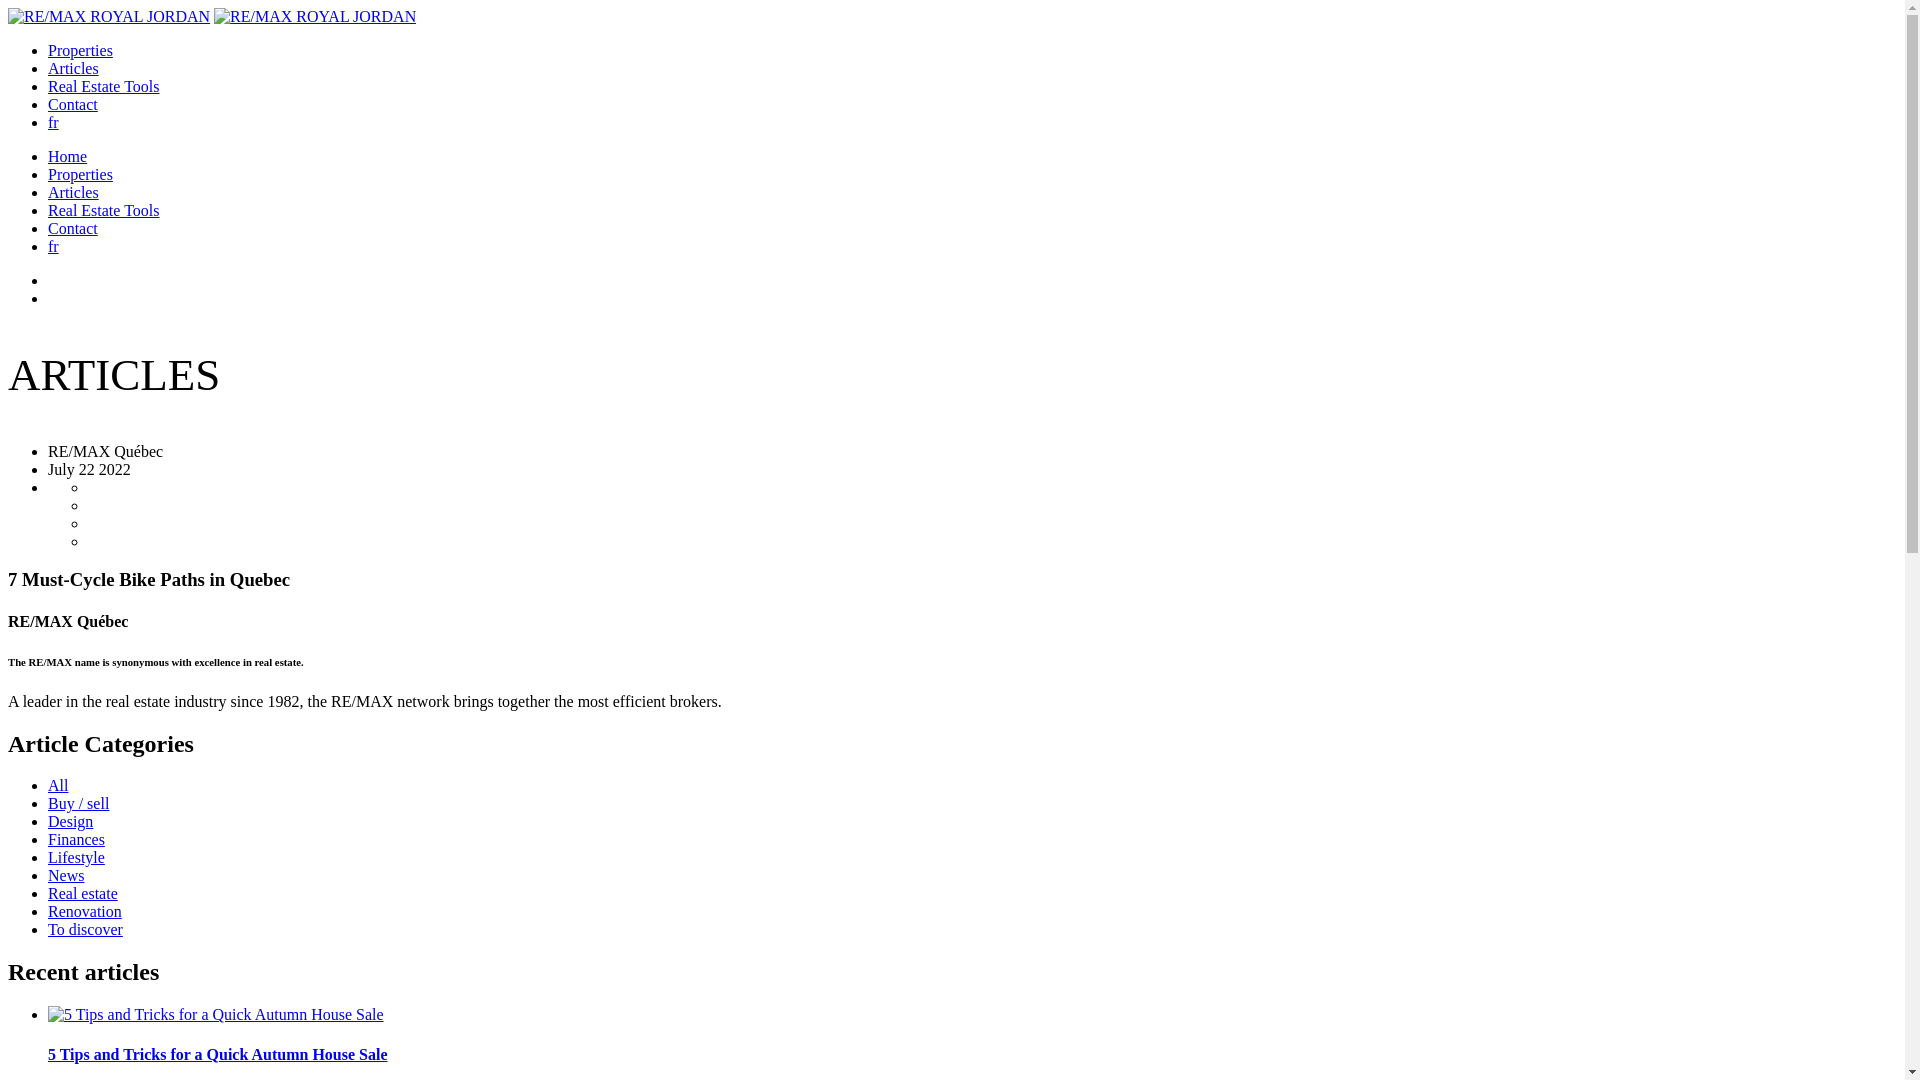 The width and height of the screenshot is (1920, 1080). I want to click on 'Articles', so click(73, 67).